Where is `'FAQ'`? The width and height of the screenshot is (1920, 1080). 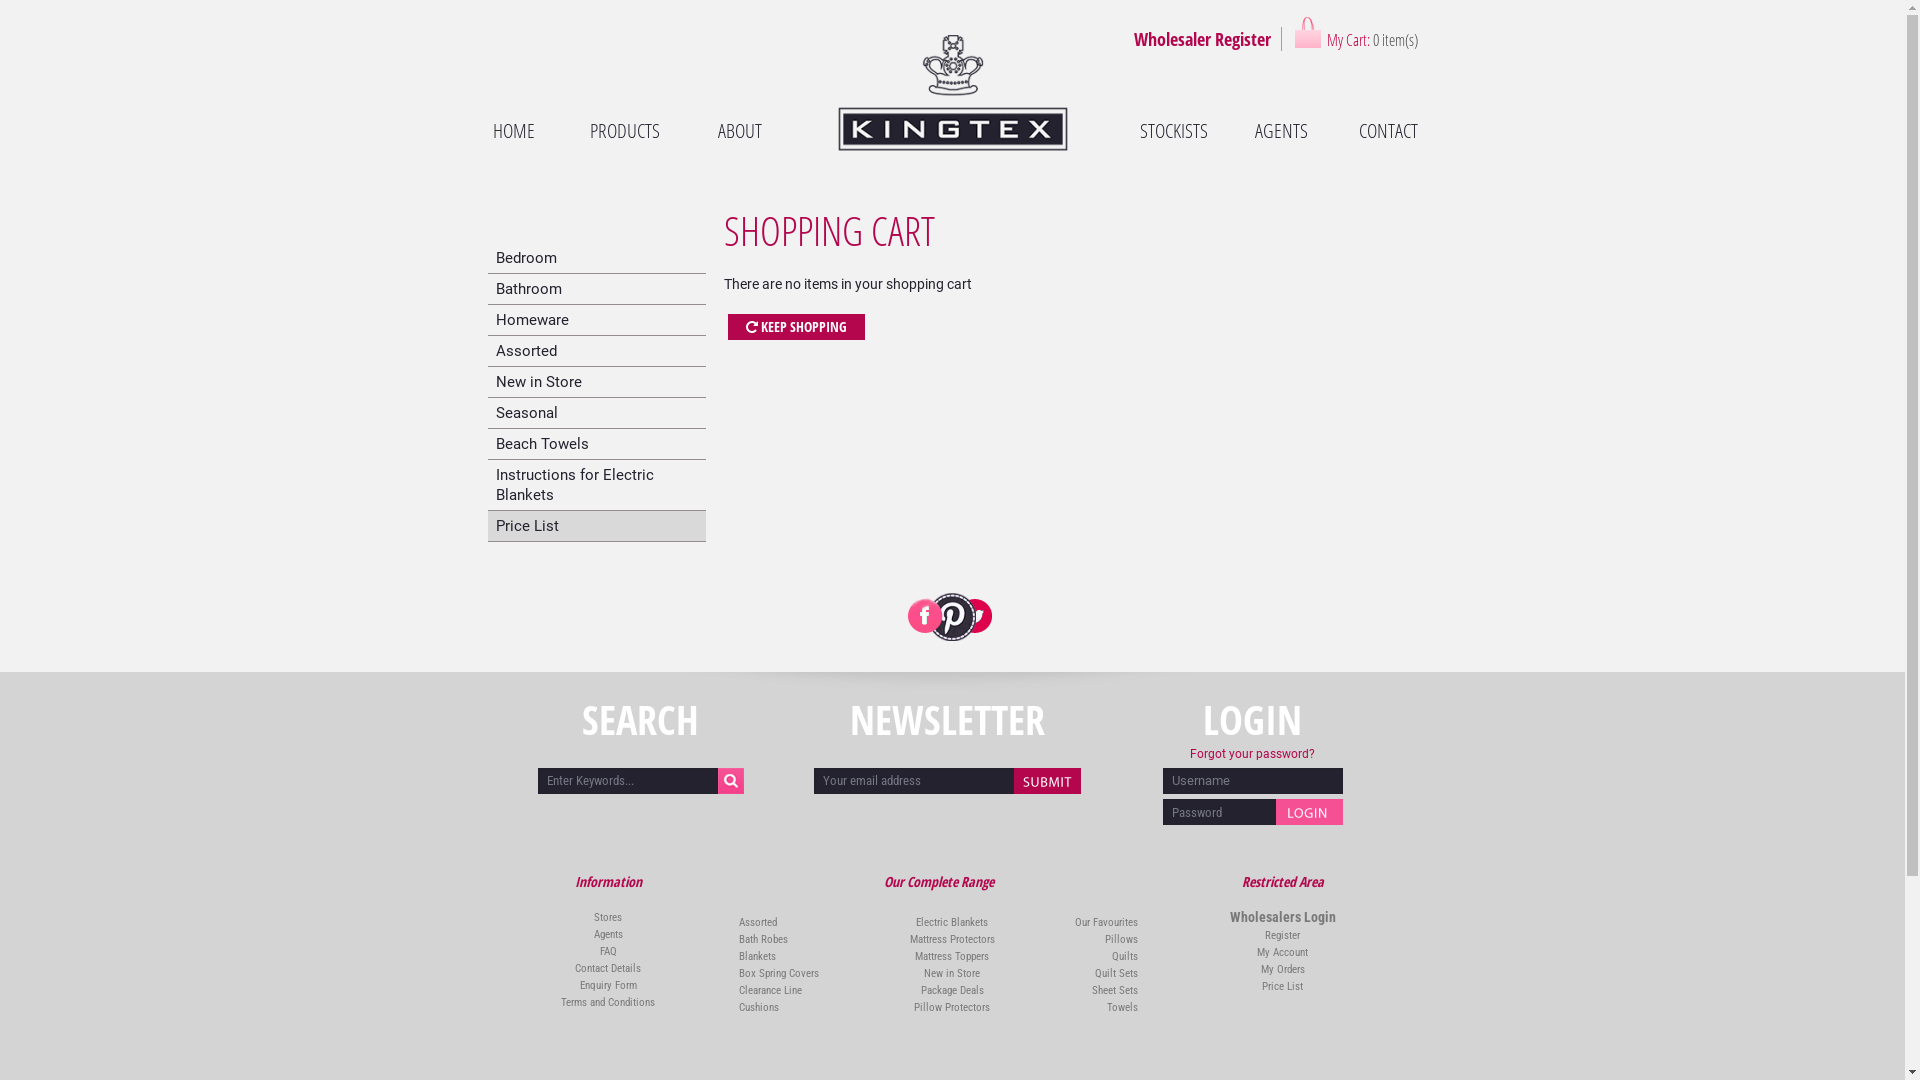
'FAQ' is located at coordinates (599, 950).